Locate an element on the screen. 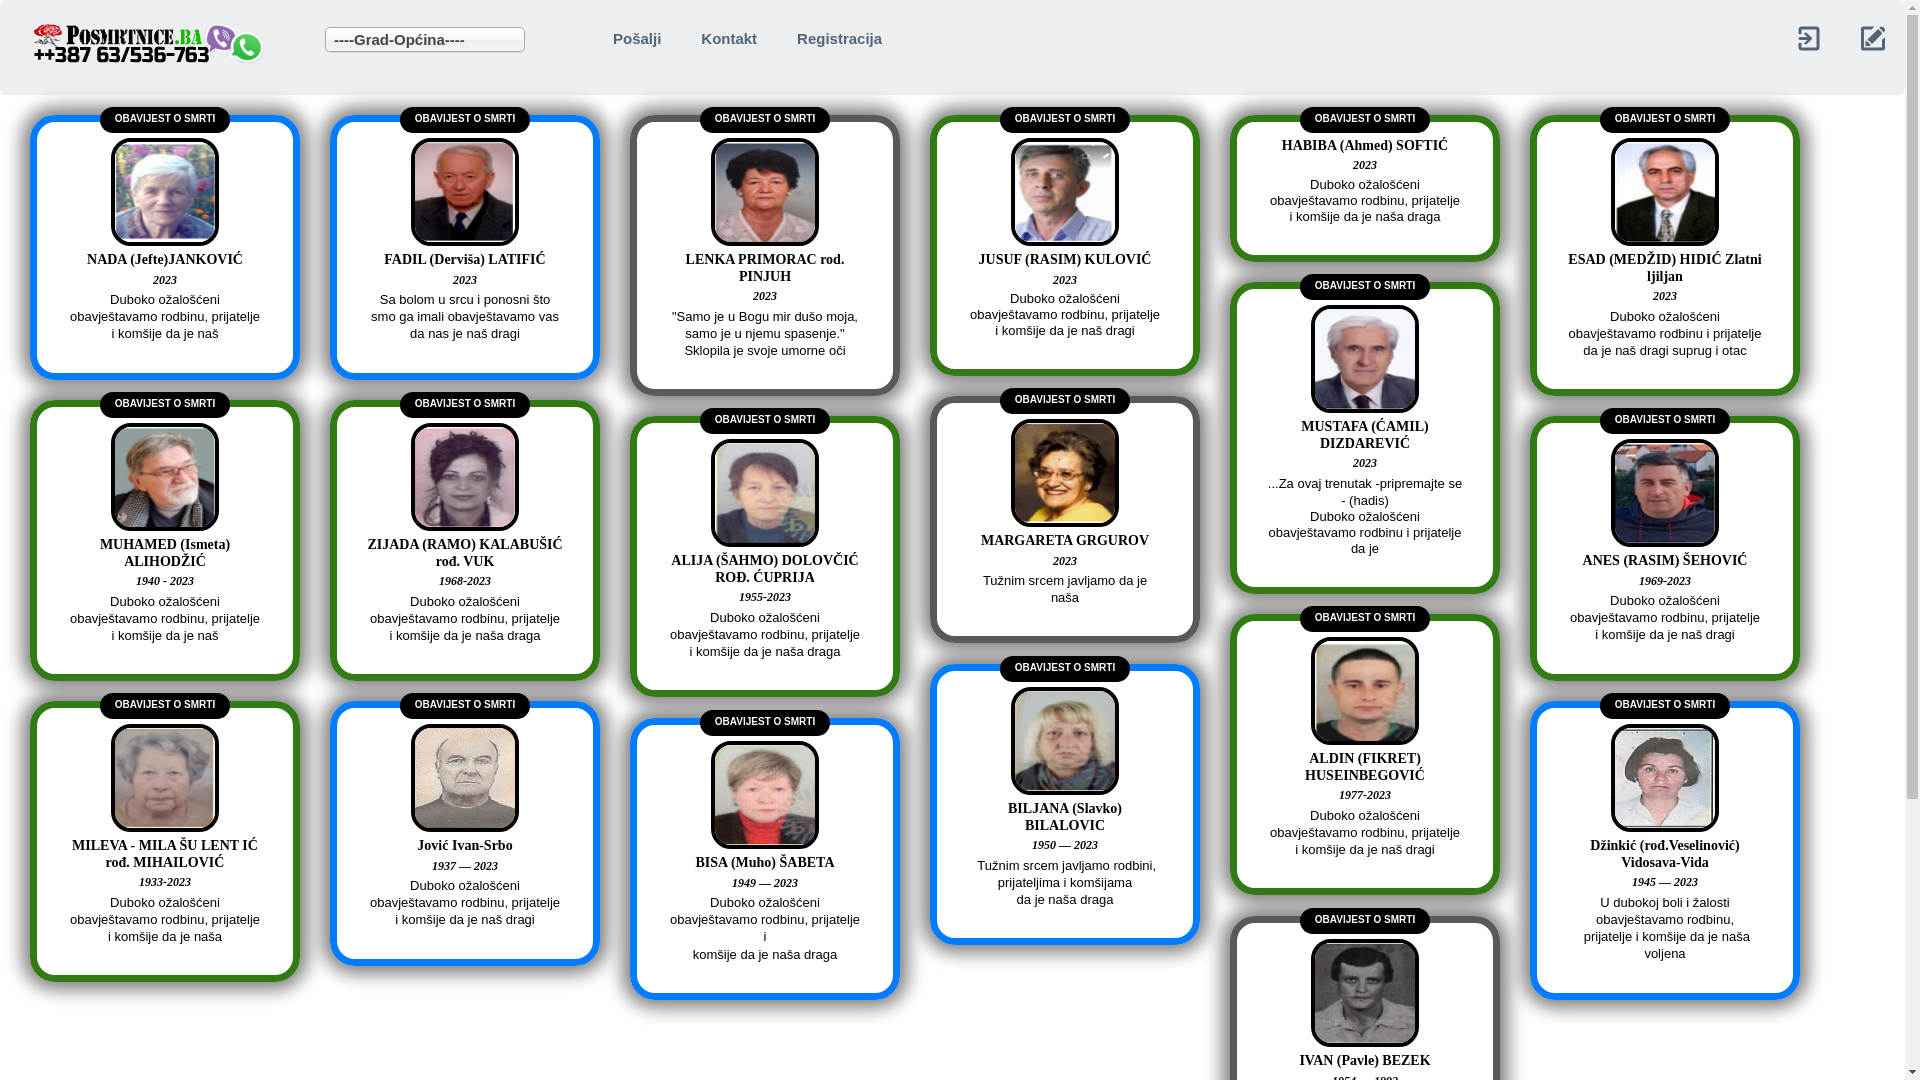 The width and height of the screenshot is (1920, 1080). '1933-2023' is located at coordinates (164, 890).